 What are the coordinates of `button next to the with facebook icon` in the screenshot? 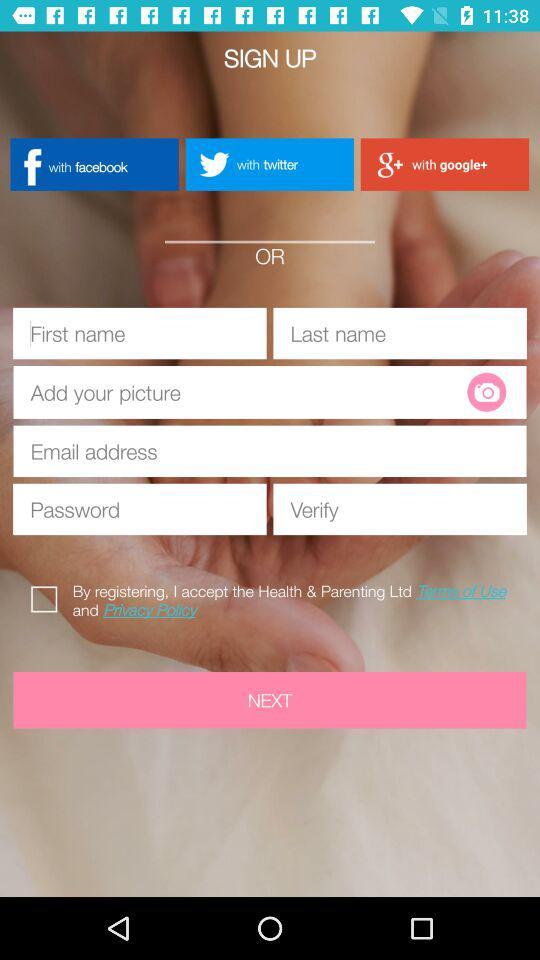 It's located at (269, 163).